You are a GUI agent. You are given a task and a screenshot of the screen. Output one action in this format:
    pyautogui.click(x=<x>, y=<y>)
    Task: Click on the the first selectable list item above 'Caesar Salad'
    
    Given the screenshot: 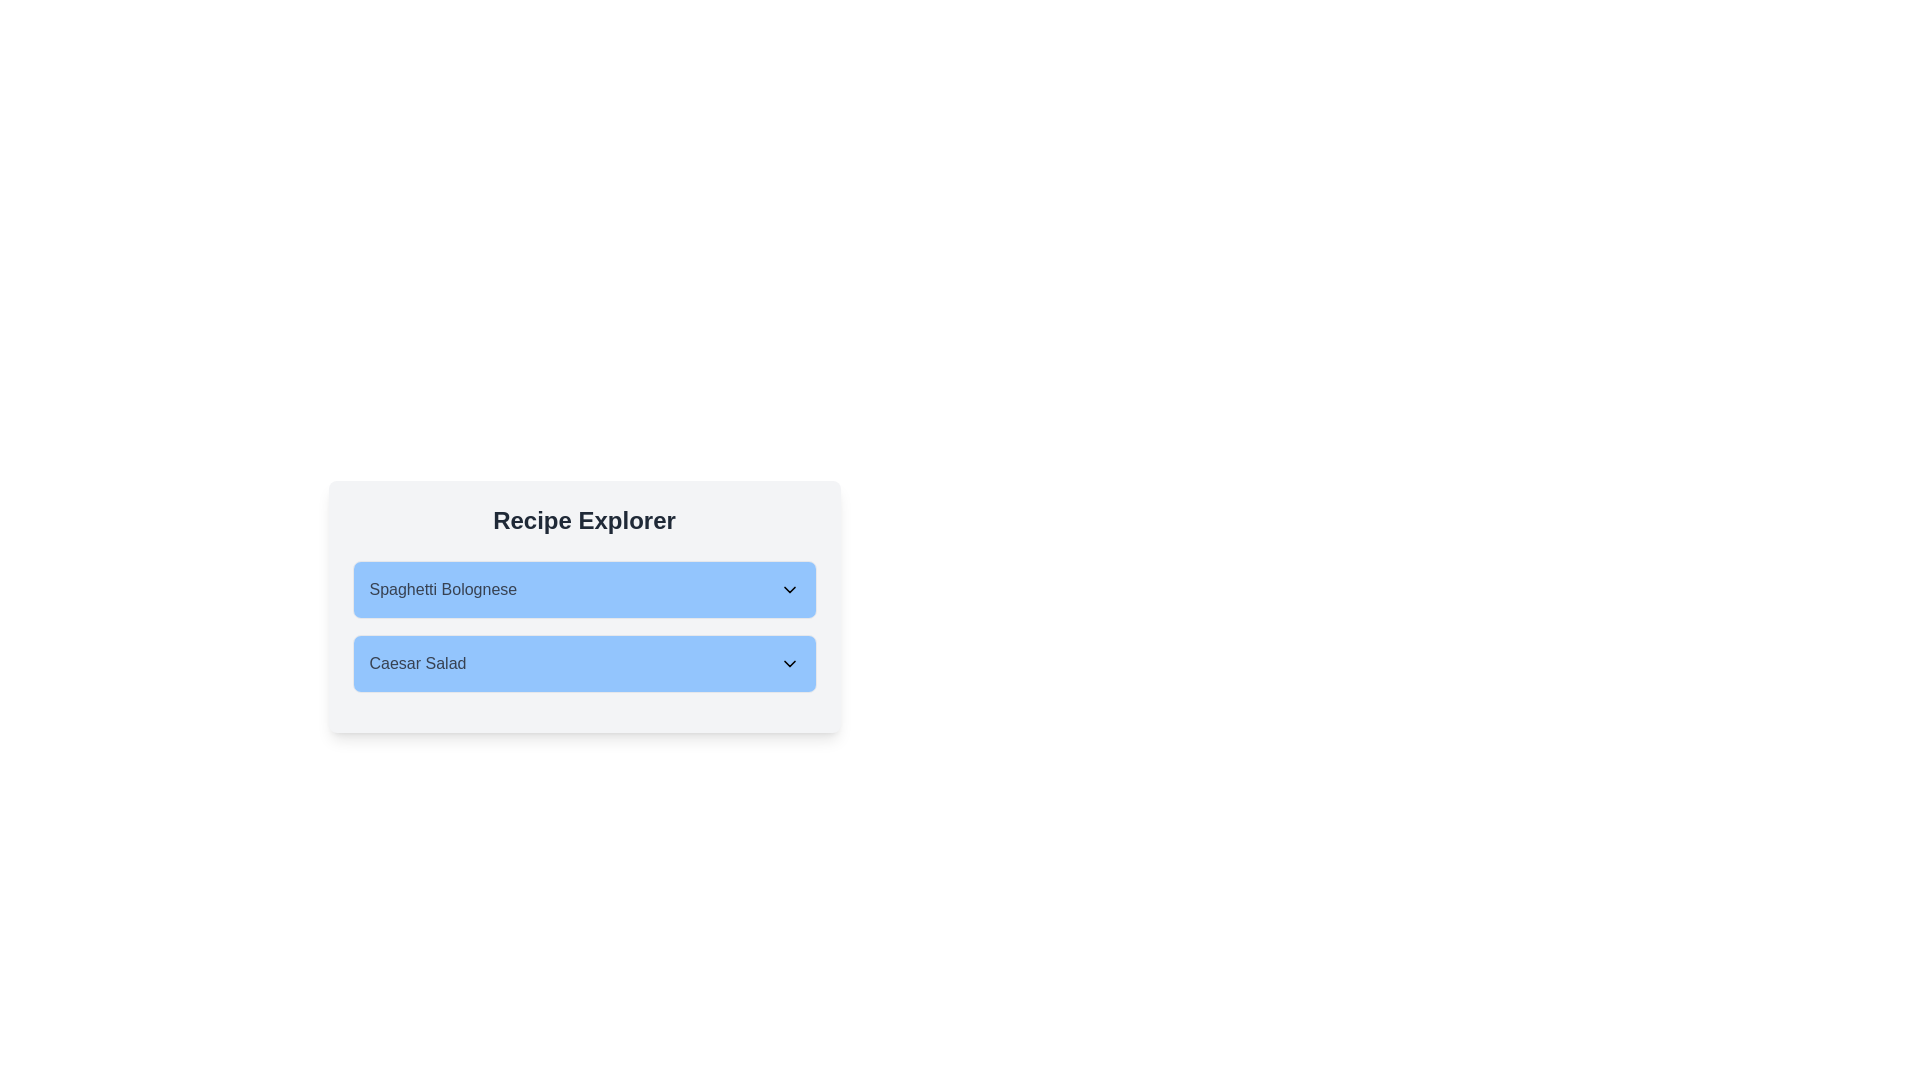 What is the action you would take?
    pyautogui.click(x=583, y=589)
    